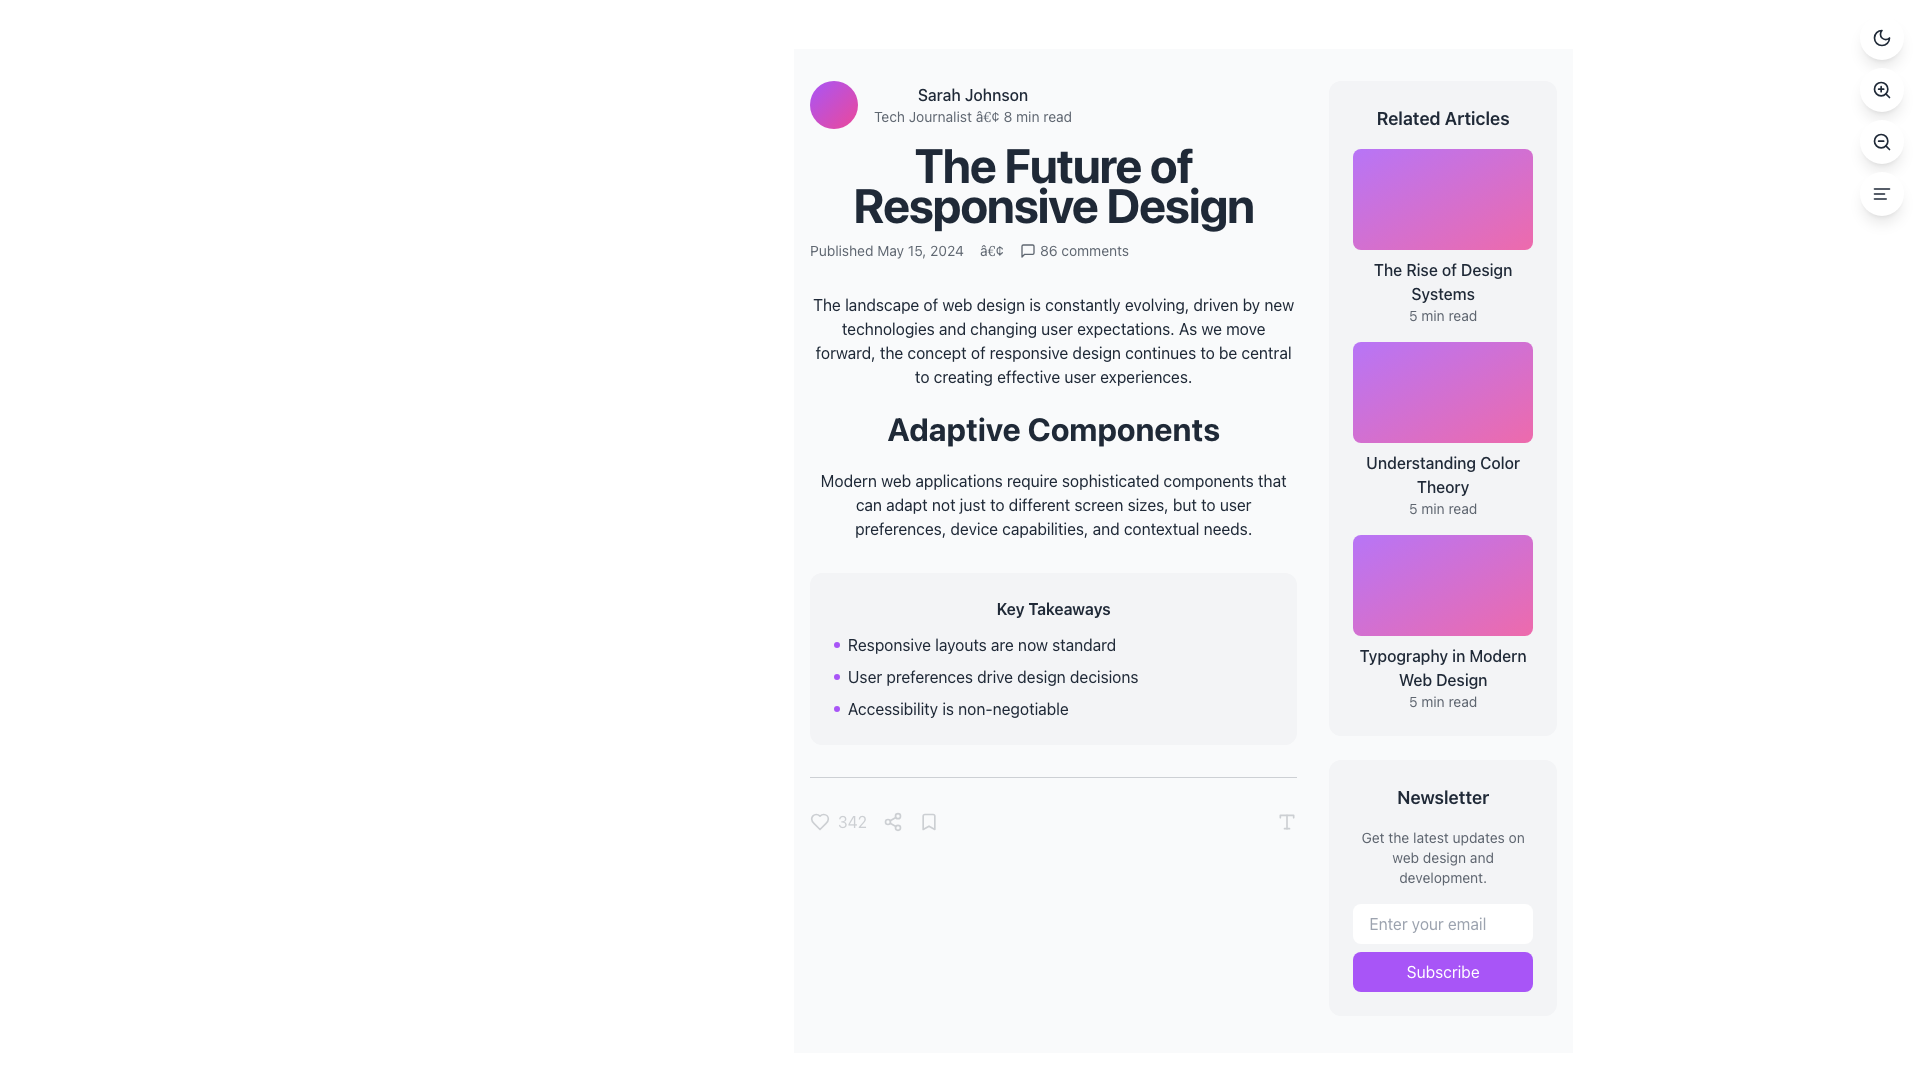 This screenshot has width=1920, height=1080. Describe the element at coordinates (1880, 140) in the screenshot. I see `the central circle of the magnifying glass icon, which represents the 'zoom out' functionality, located near the bottom right of the main interface as the second button from the top in the vertical button group` at that location.